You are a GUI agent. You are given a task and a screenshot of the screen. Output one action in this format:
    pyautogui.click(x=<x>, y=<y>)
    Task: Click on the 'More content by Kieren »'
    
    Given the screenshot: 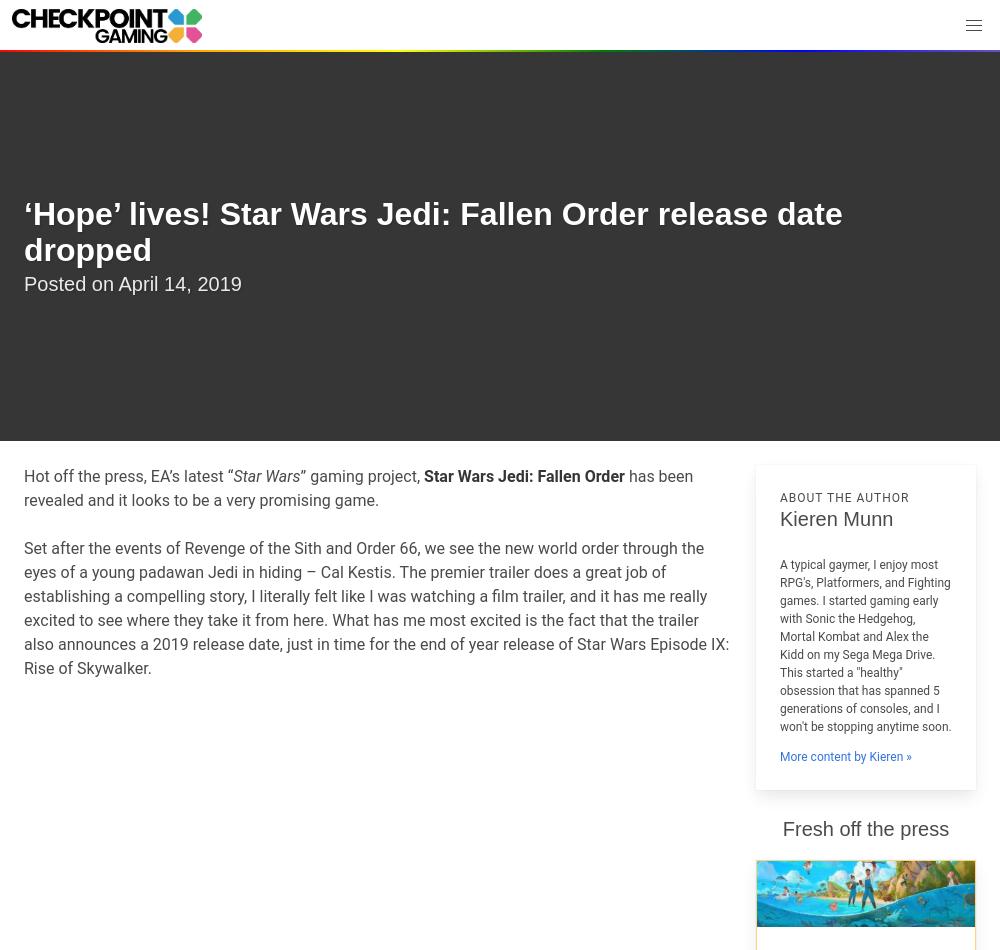 What is the action you would take?
    pyautogui.click(x=844, y=755)
    